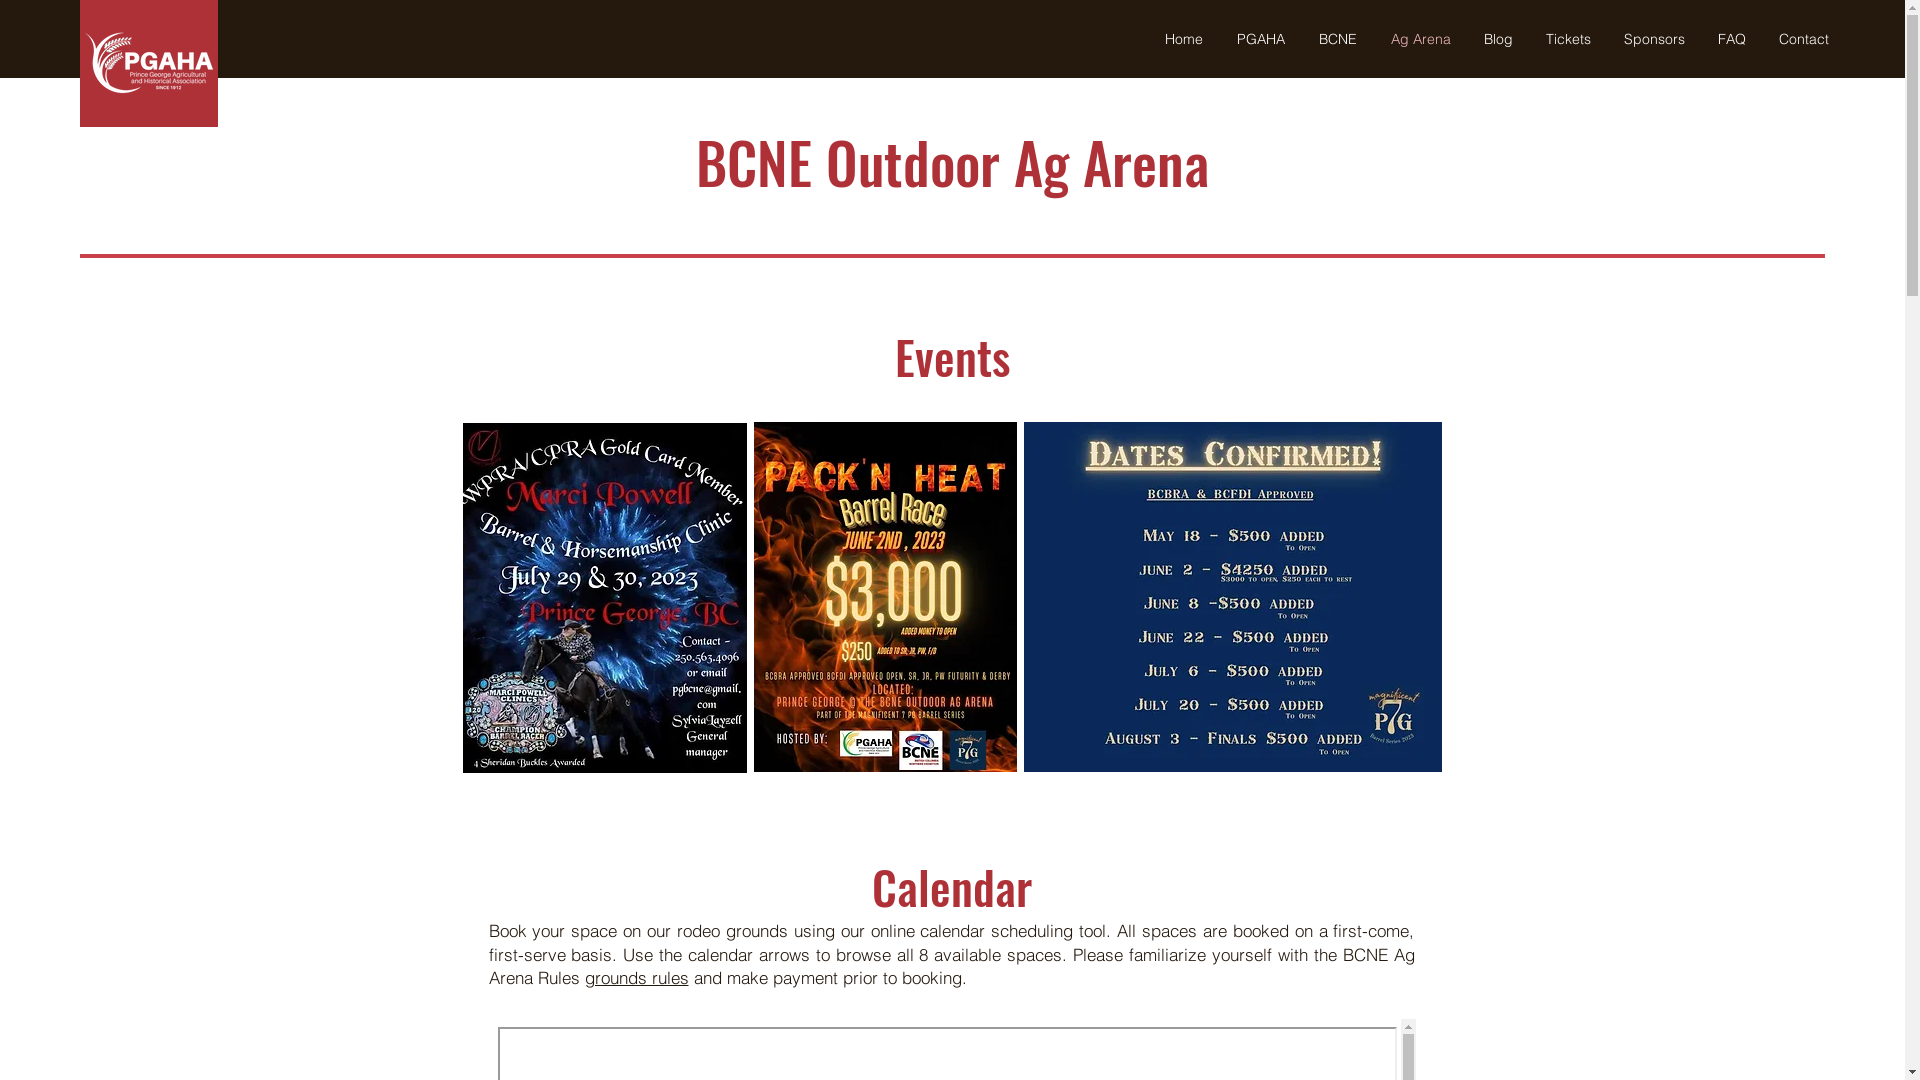  I want to click on 'Magnificent 7 PG Barrel Series.jpg', so click(1232, 596).